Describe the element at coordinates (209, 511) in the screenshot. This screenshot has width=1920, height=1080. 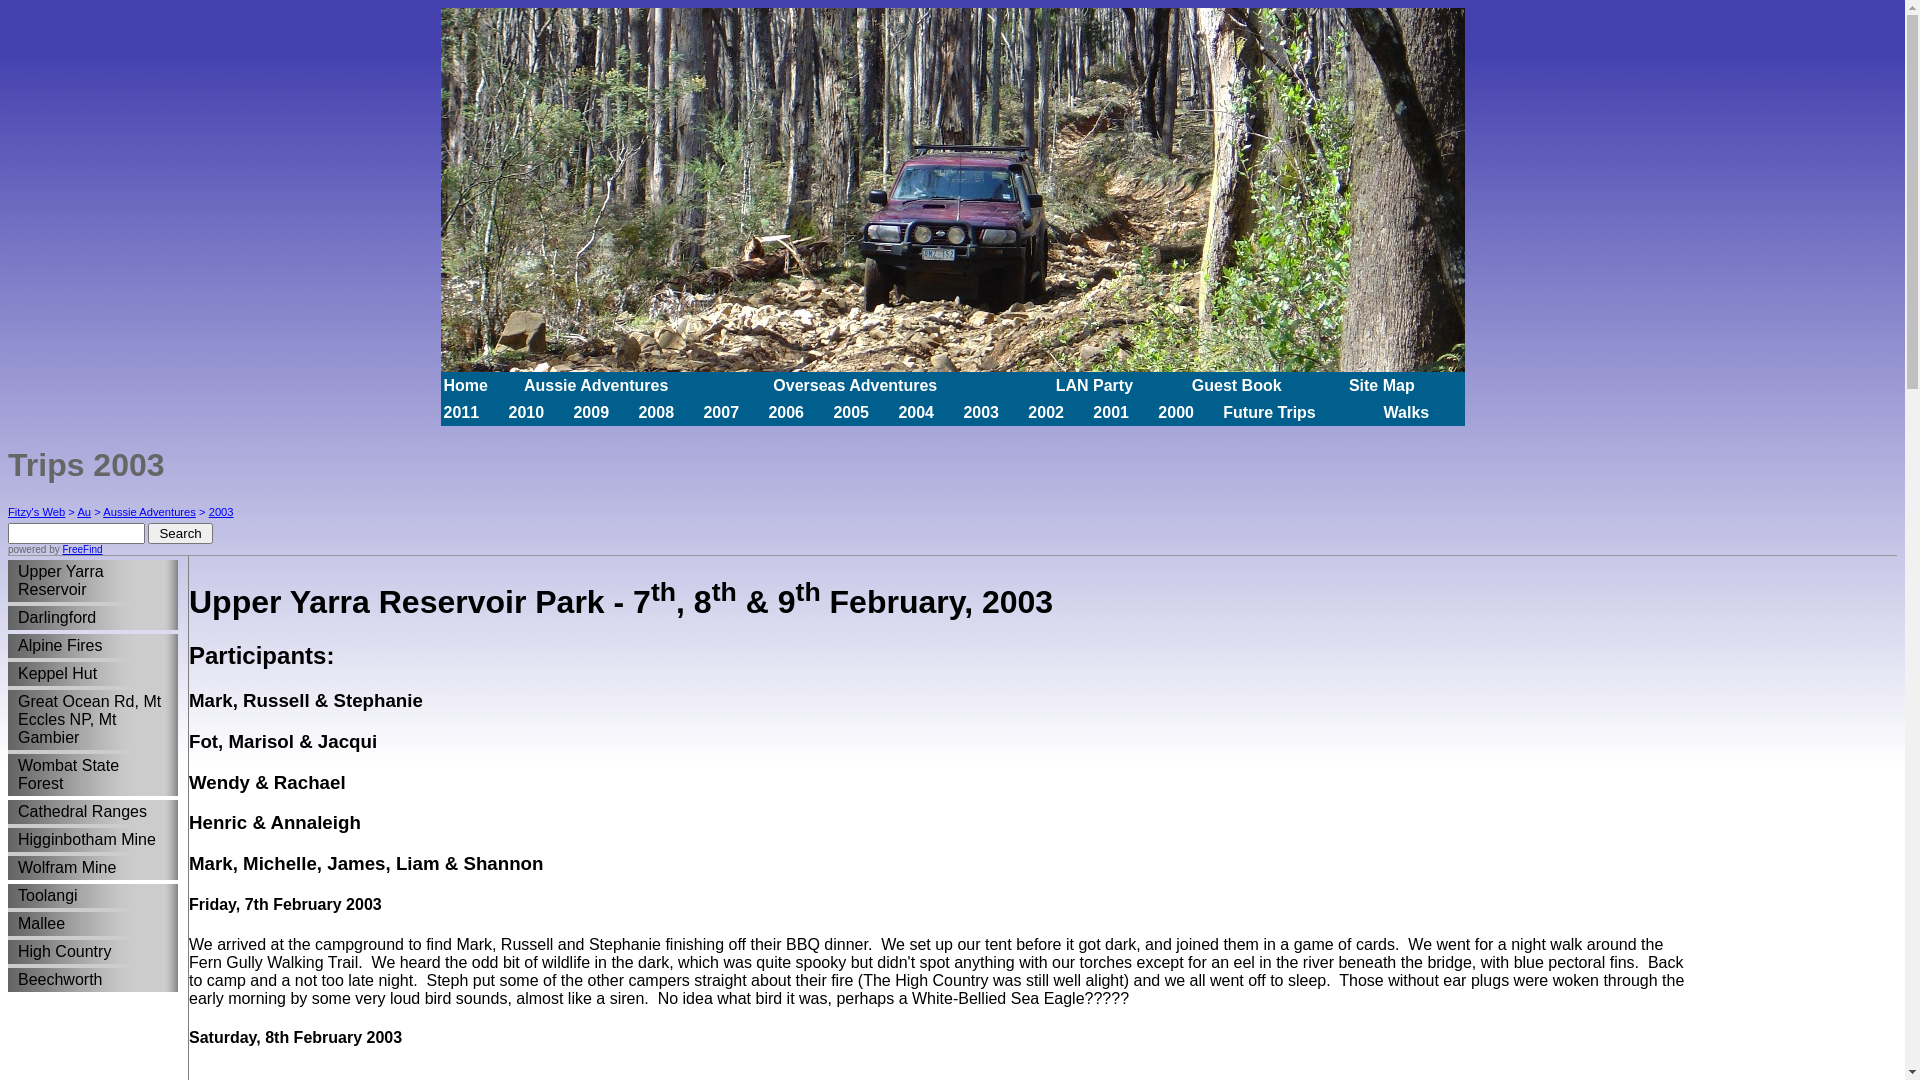
I see `'2003'` at that location.